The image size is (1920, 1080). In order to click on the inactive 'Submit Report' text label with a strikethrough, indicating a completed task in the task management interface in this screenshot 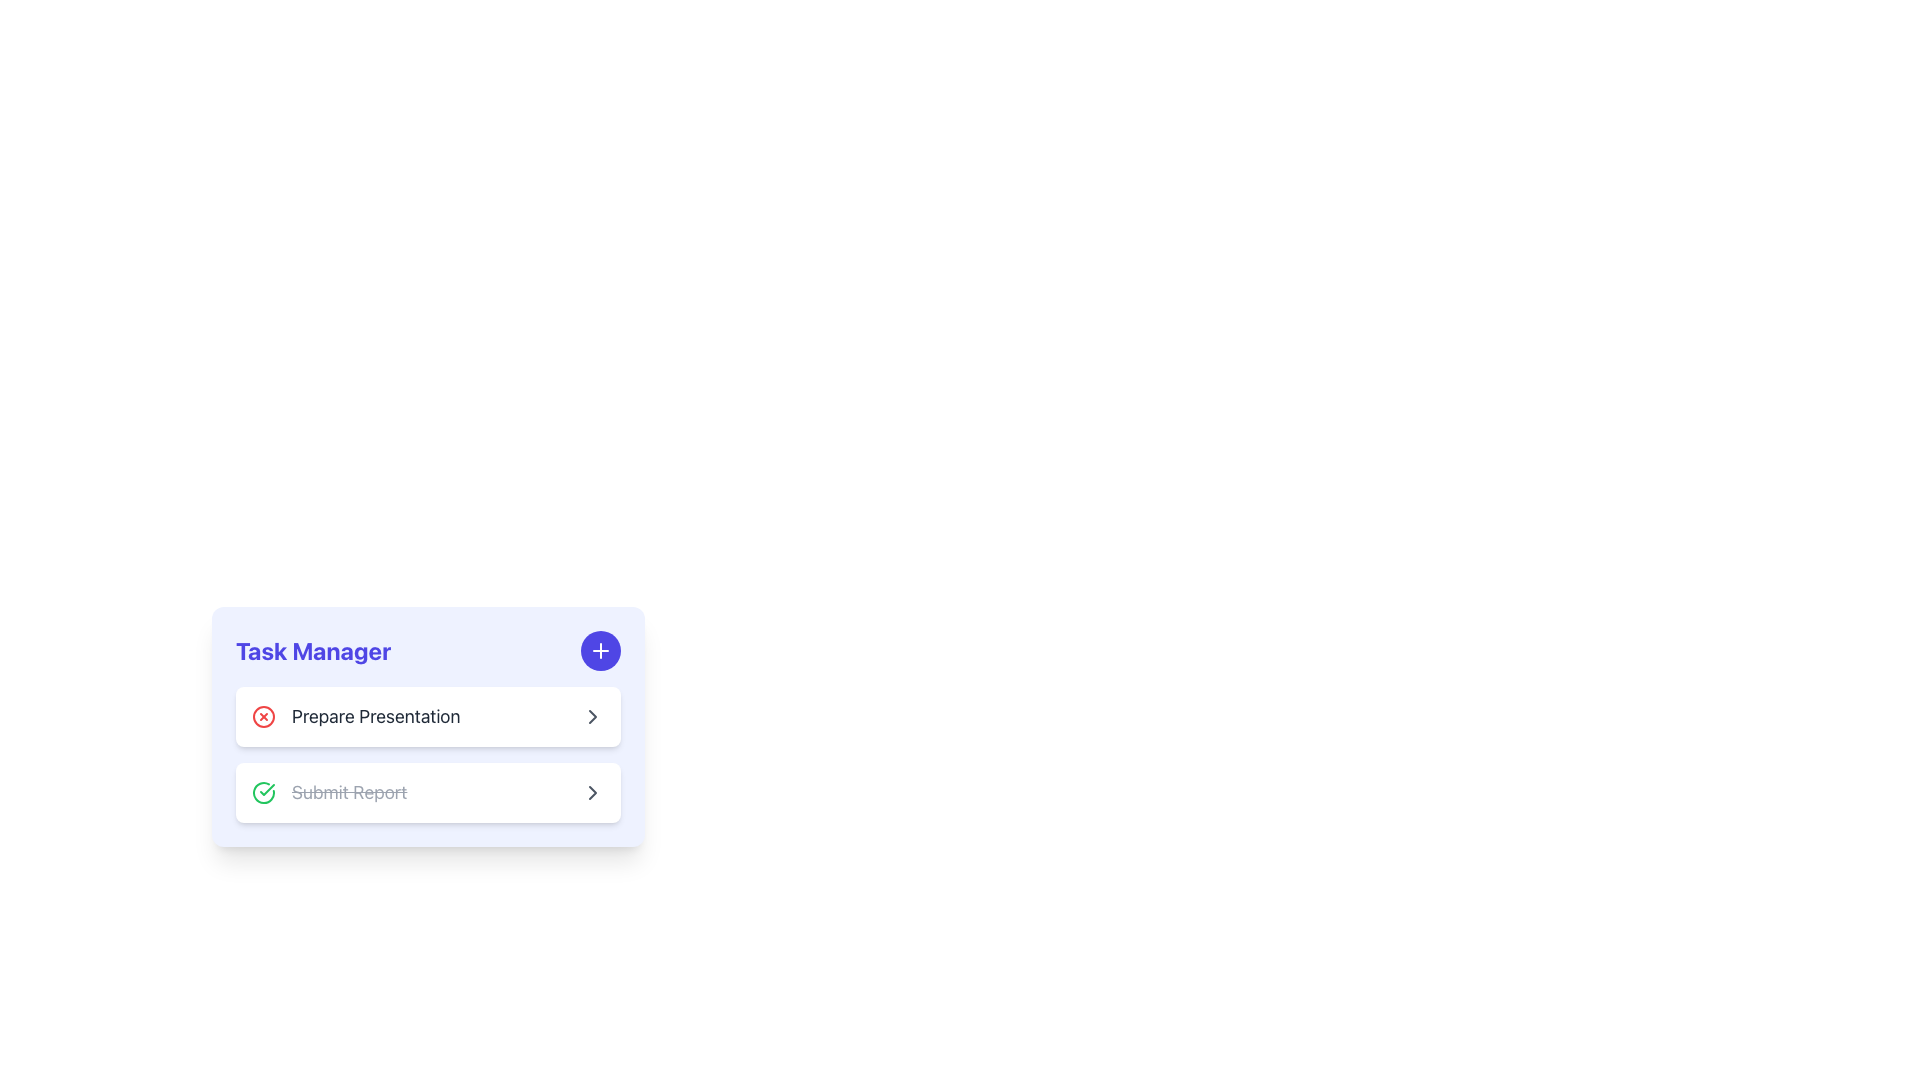, I will do `click(349, 792)`.